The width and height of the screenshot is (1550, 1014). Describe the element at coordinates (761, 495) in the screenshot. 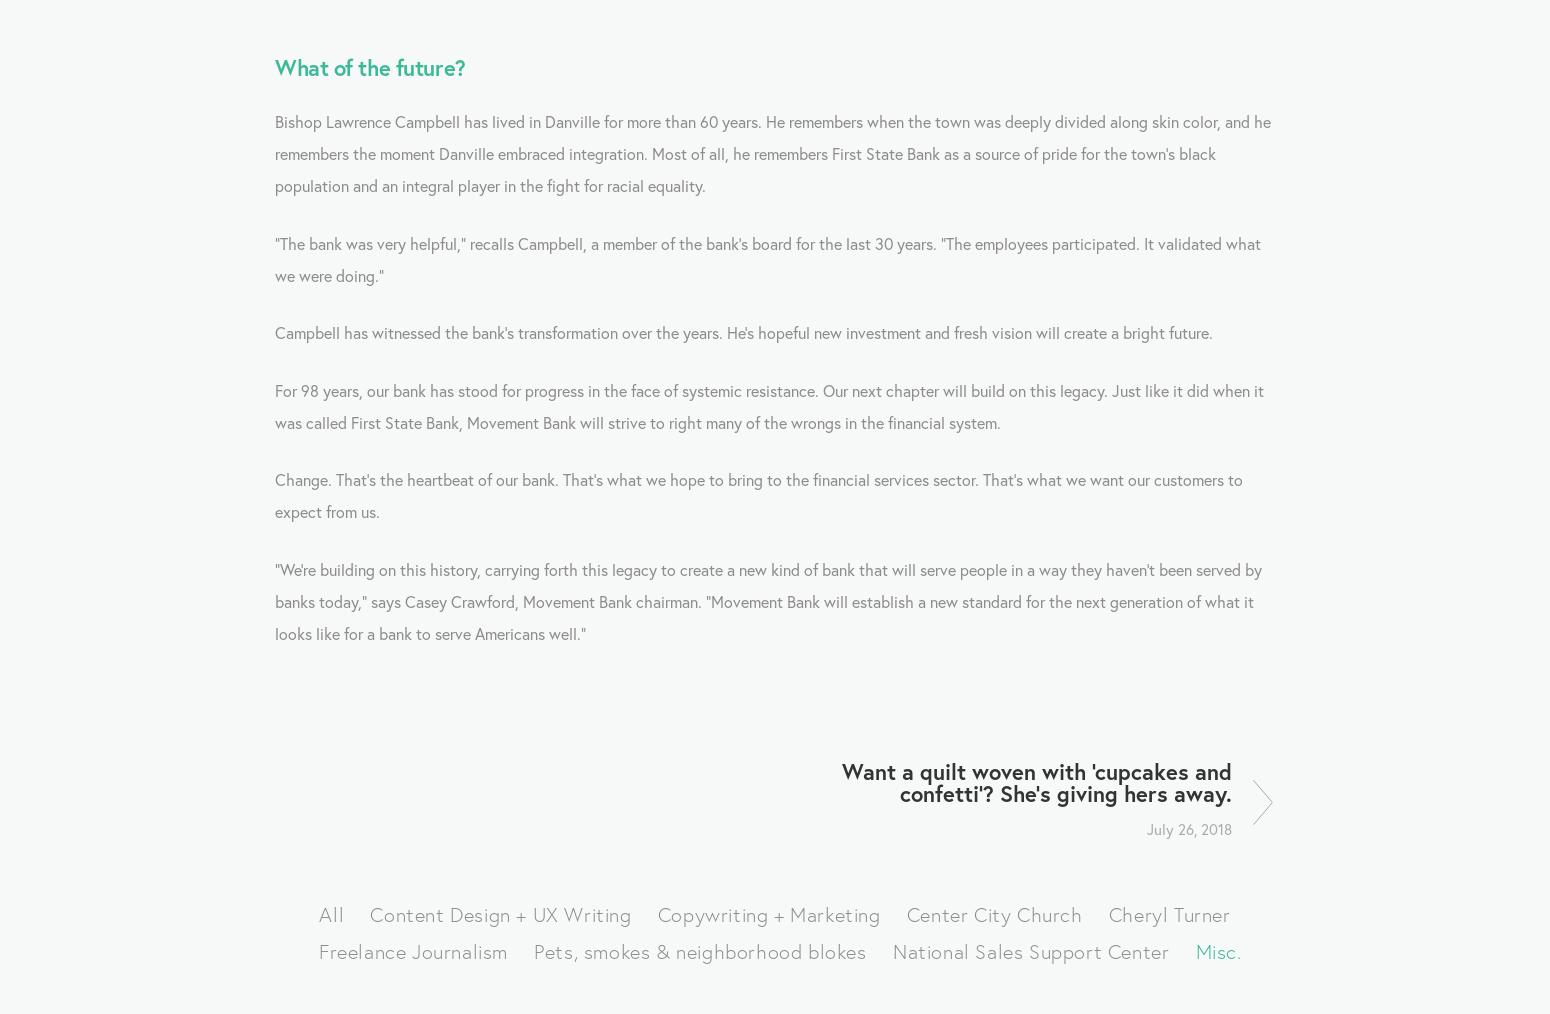

I see `'Change. That’s the heartbeat of our bank. That’s what we hope to bring to the financial services sector. That’s what we want our customers to expect from us.'` at that location.